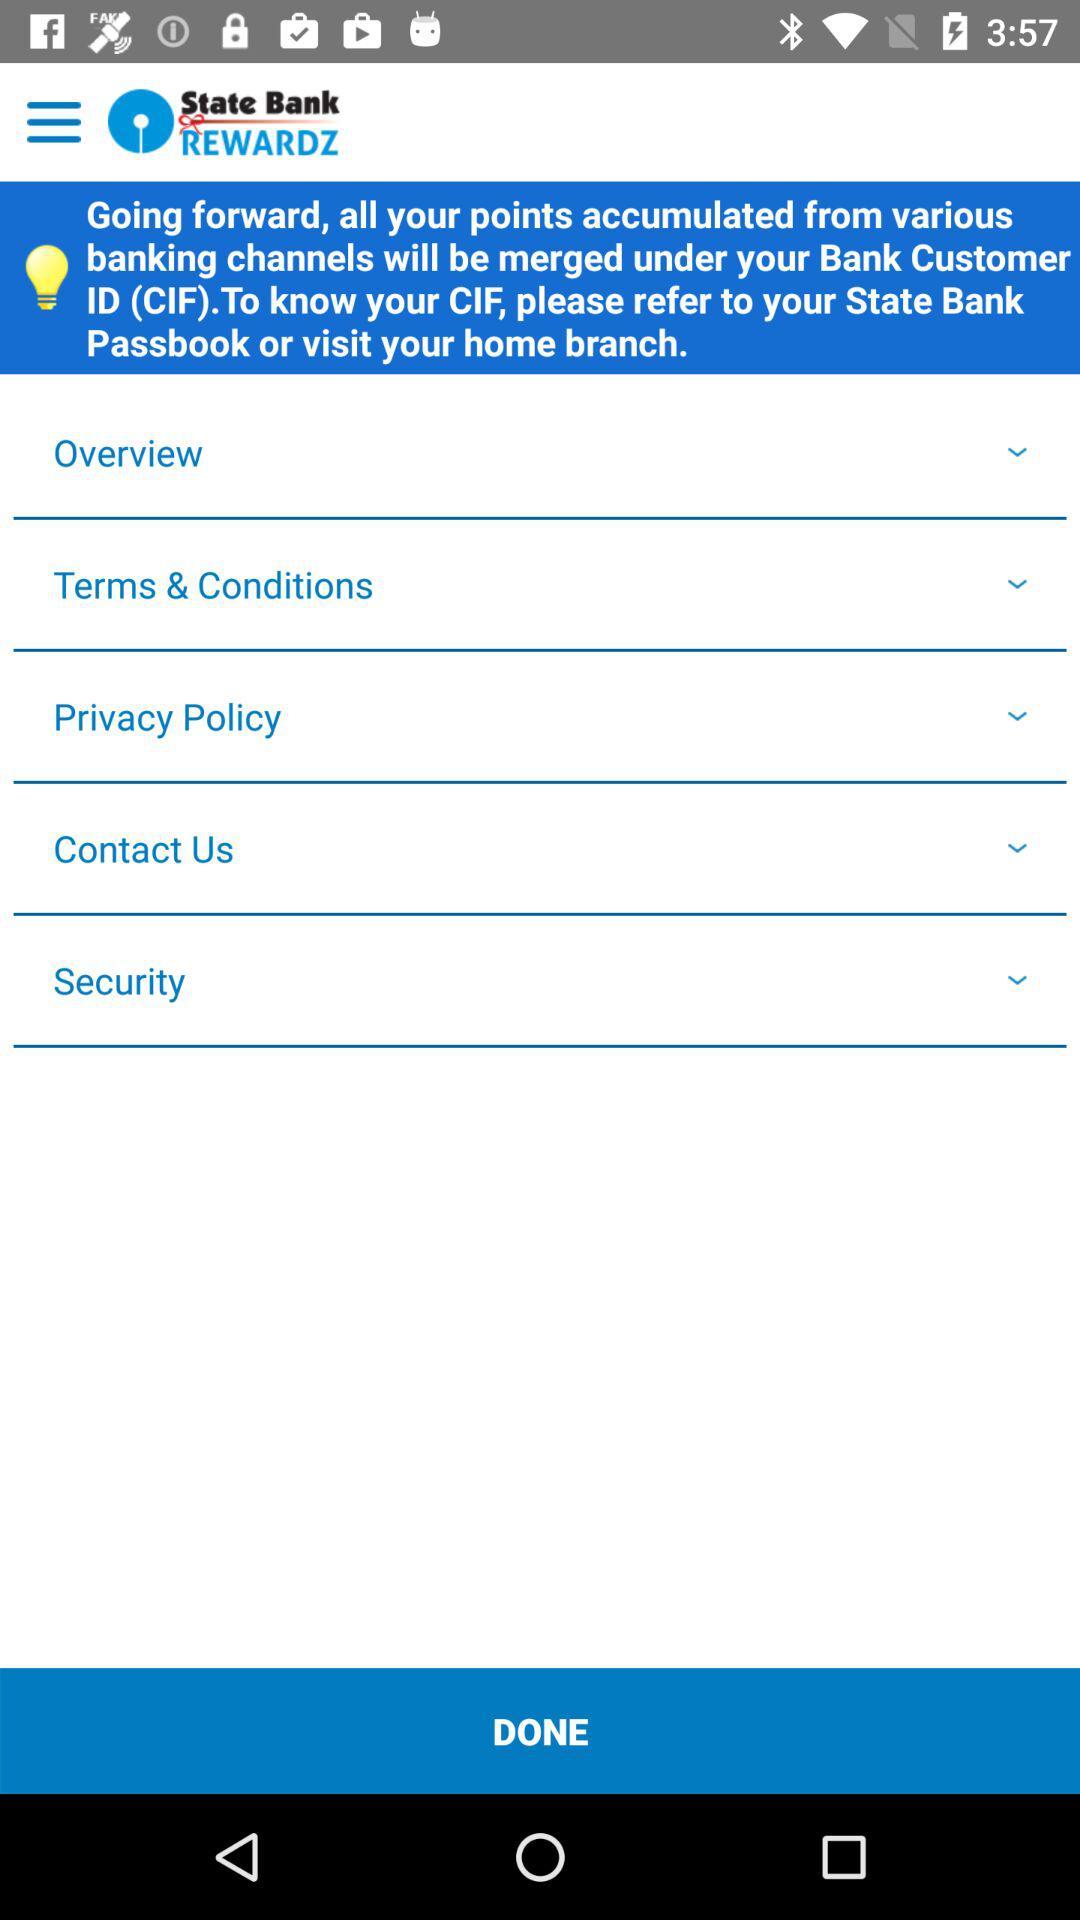 The image size is (1080, 1920). I want to click on find a different part of the app, so click(53, 121).